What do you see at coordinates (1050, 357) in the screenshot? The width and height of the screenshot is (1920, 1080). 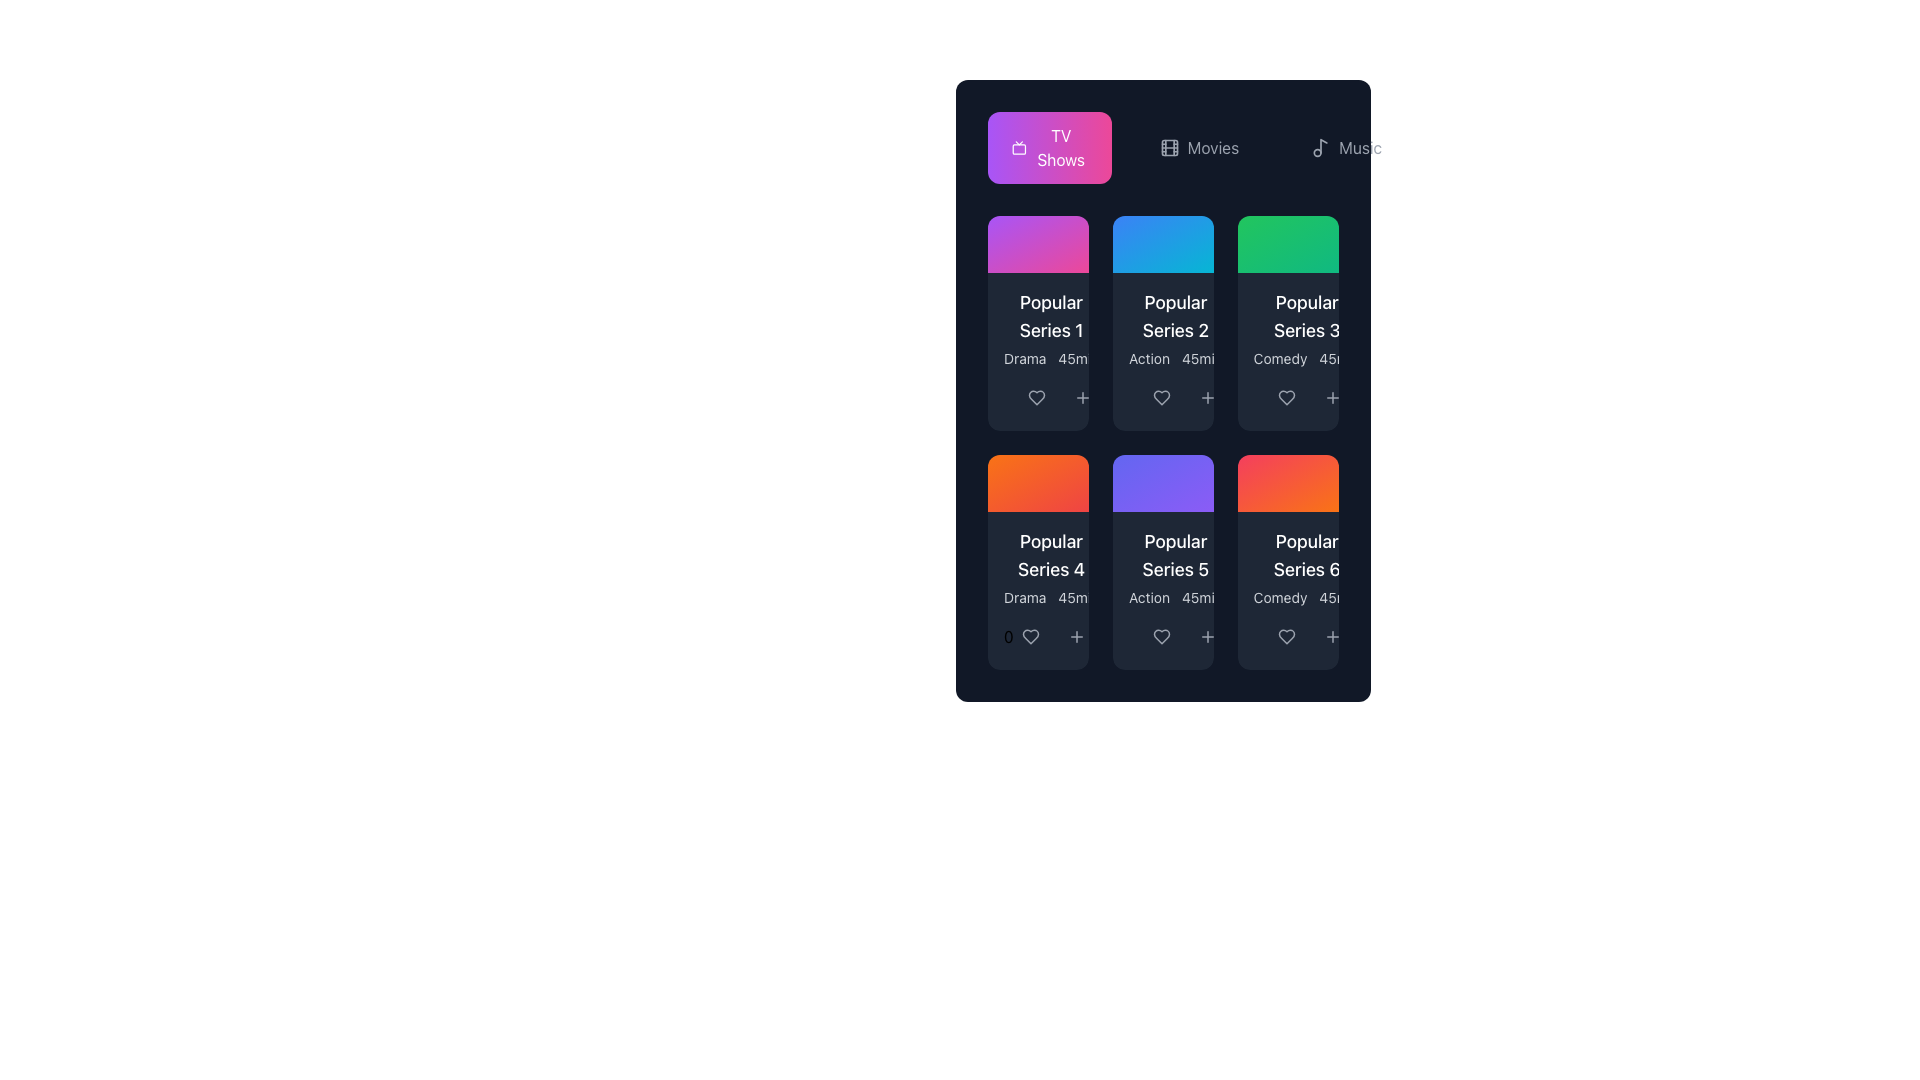 I see `the text label displaying 'Drama 45min', which is styled with a small font size and muted gray color, located beneath the title 'Popular Series 1' in the first item of the grid layout under the 'TV Shows' section` at bounding box center [1050, 357].